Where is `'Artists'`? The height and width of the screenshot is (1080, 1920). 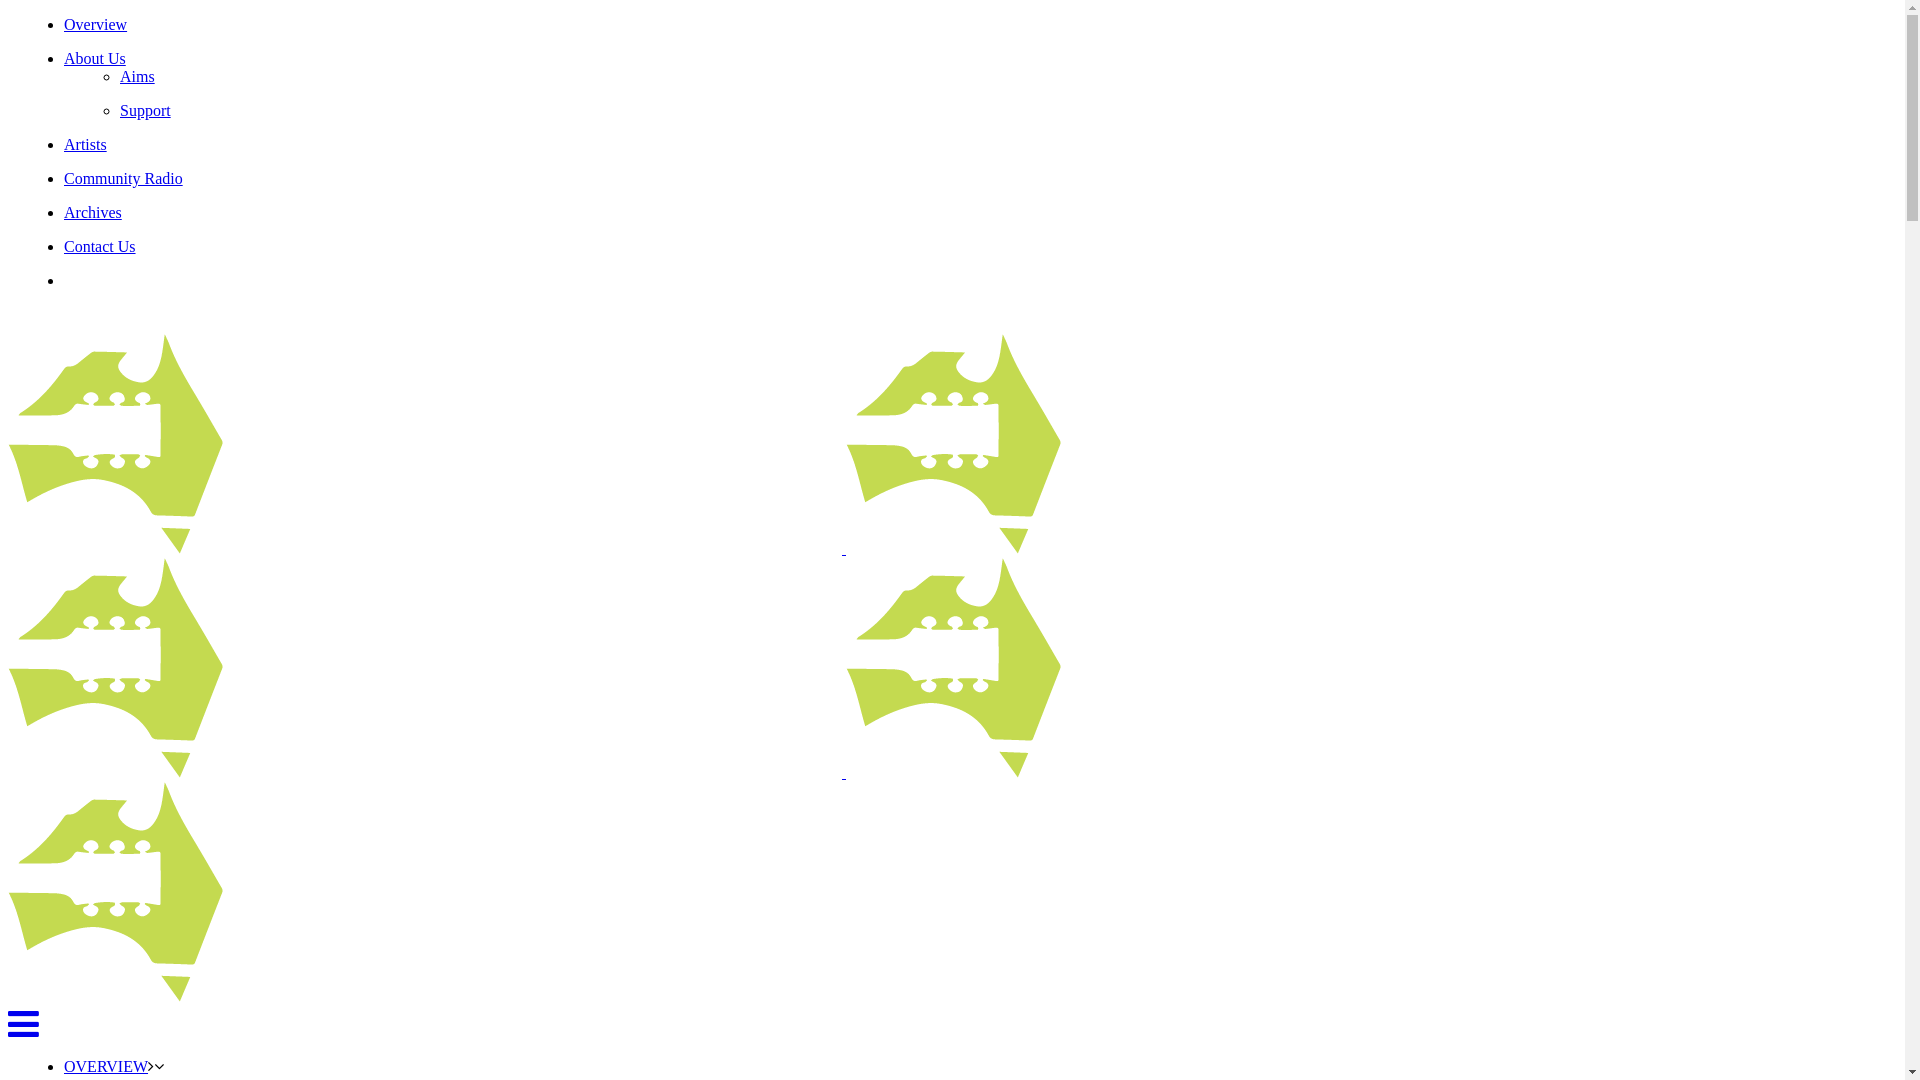
'Artists' is located at coordinates (84, 143).